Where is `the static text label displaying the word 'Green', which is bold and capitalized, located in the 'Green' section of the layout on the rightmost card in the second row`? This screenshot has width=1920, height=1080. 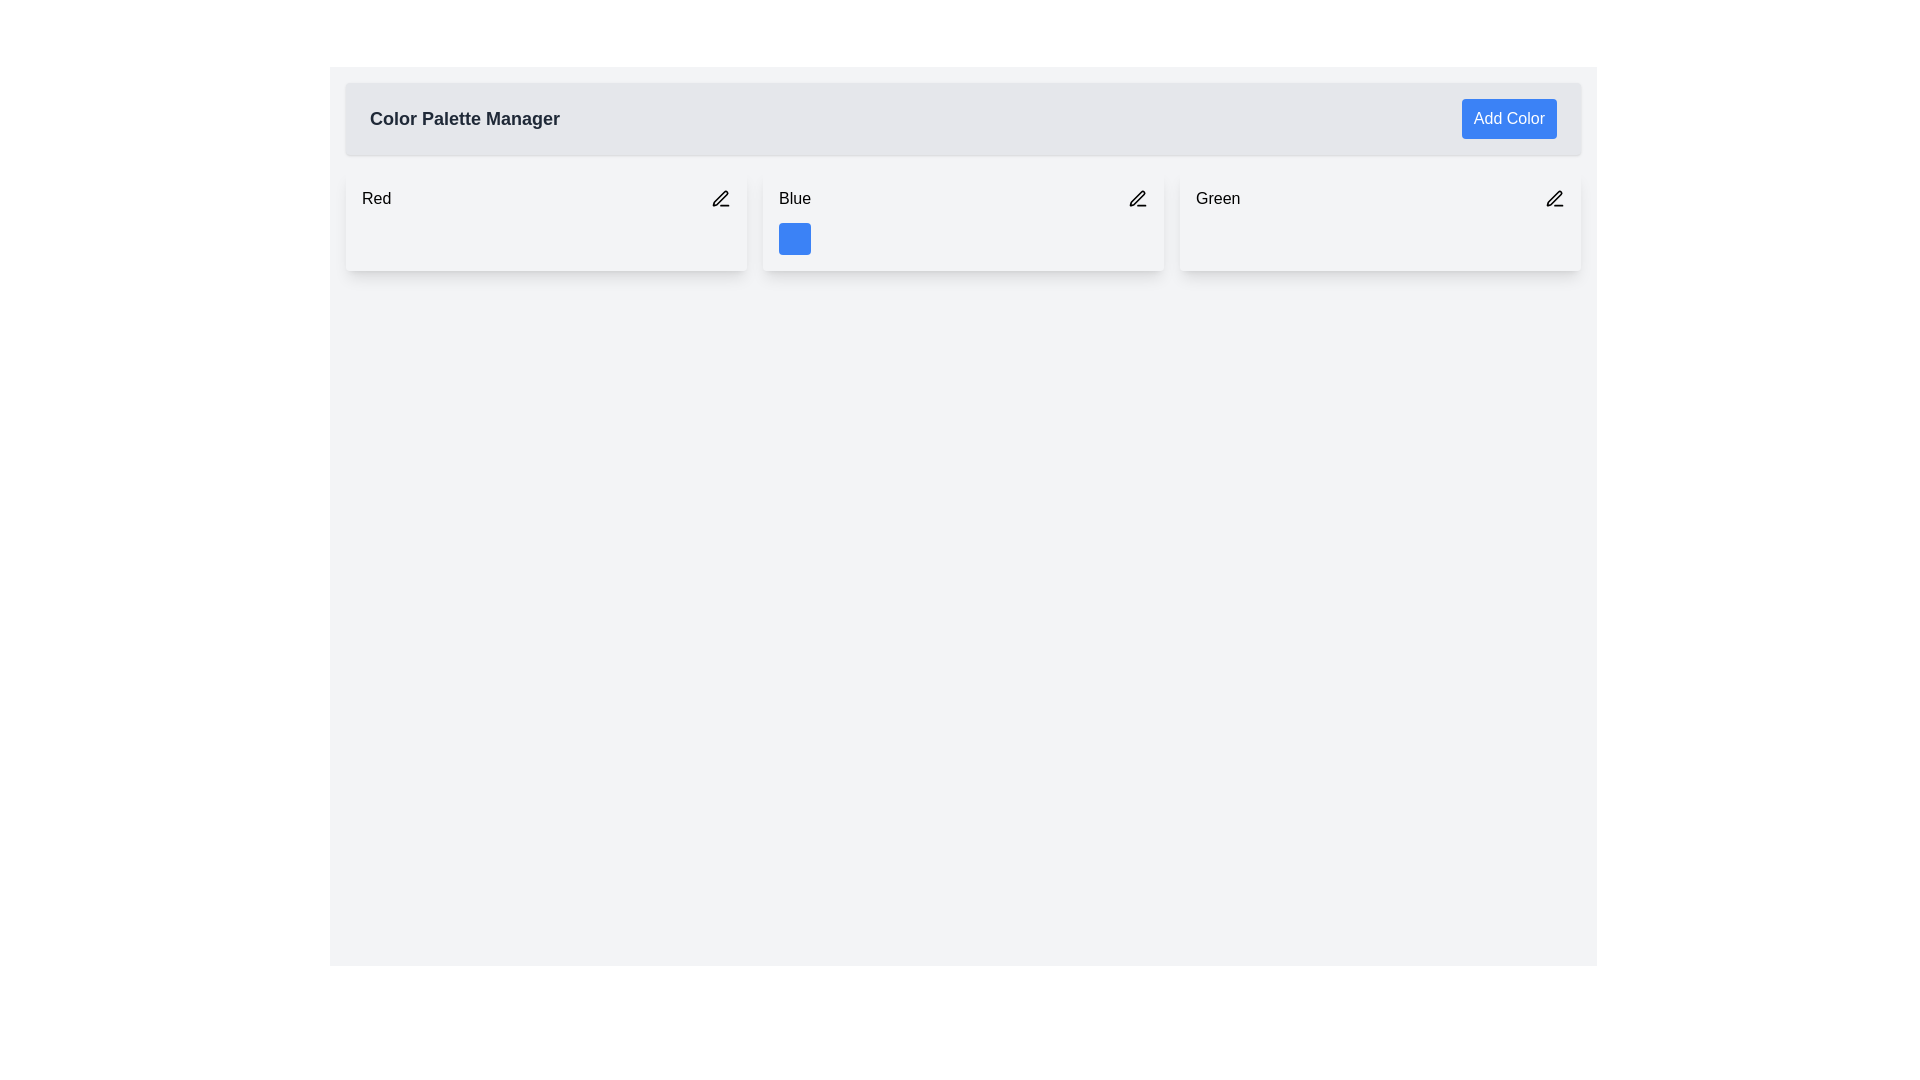 the static text label displaying the word 'Green', which is bold and capitalized, located in the 'Green' section of the layout on the rightmost card in the second row is located at coordinates (1217, 199).